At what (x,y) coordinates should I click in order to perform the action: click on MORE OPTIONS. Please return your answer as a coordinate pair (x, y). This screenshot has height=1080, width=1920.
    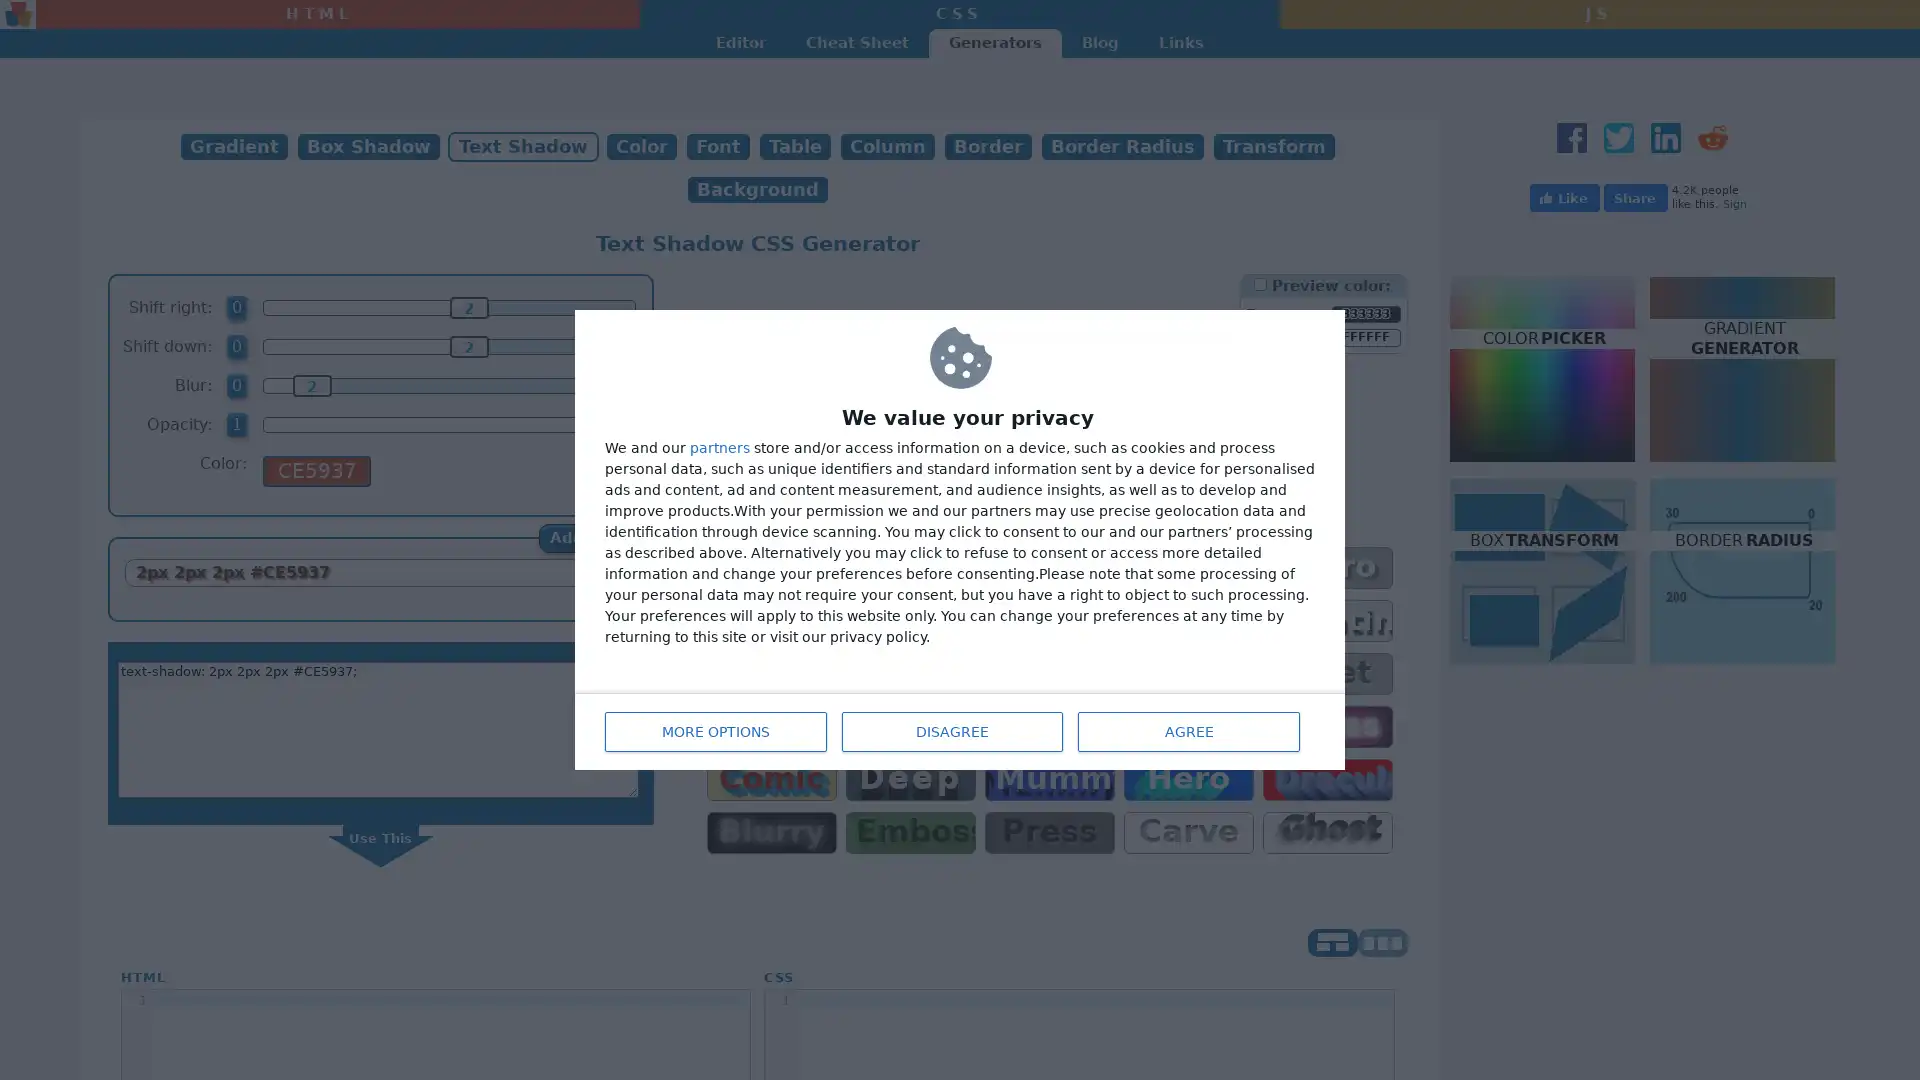
    Looking at the image, I should click on (715, 732).